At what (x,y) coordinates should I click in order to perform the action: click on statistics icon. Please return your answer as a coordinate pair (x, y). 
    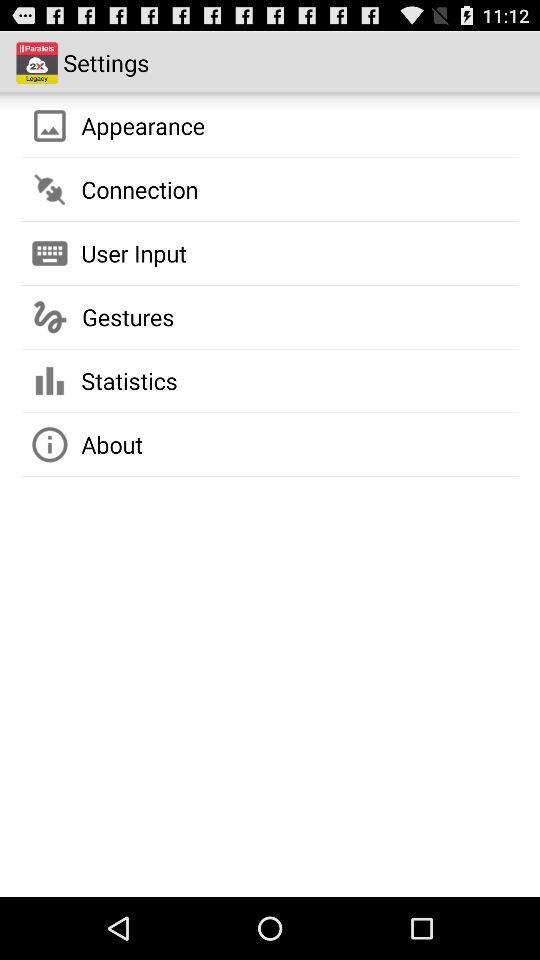
    Looking at the image, I should click on (129, 379).